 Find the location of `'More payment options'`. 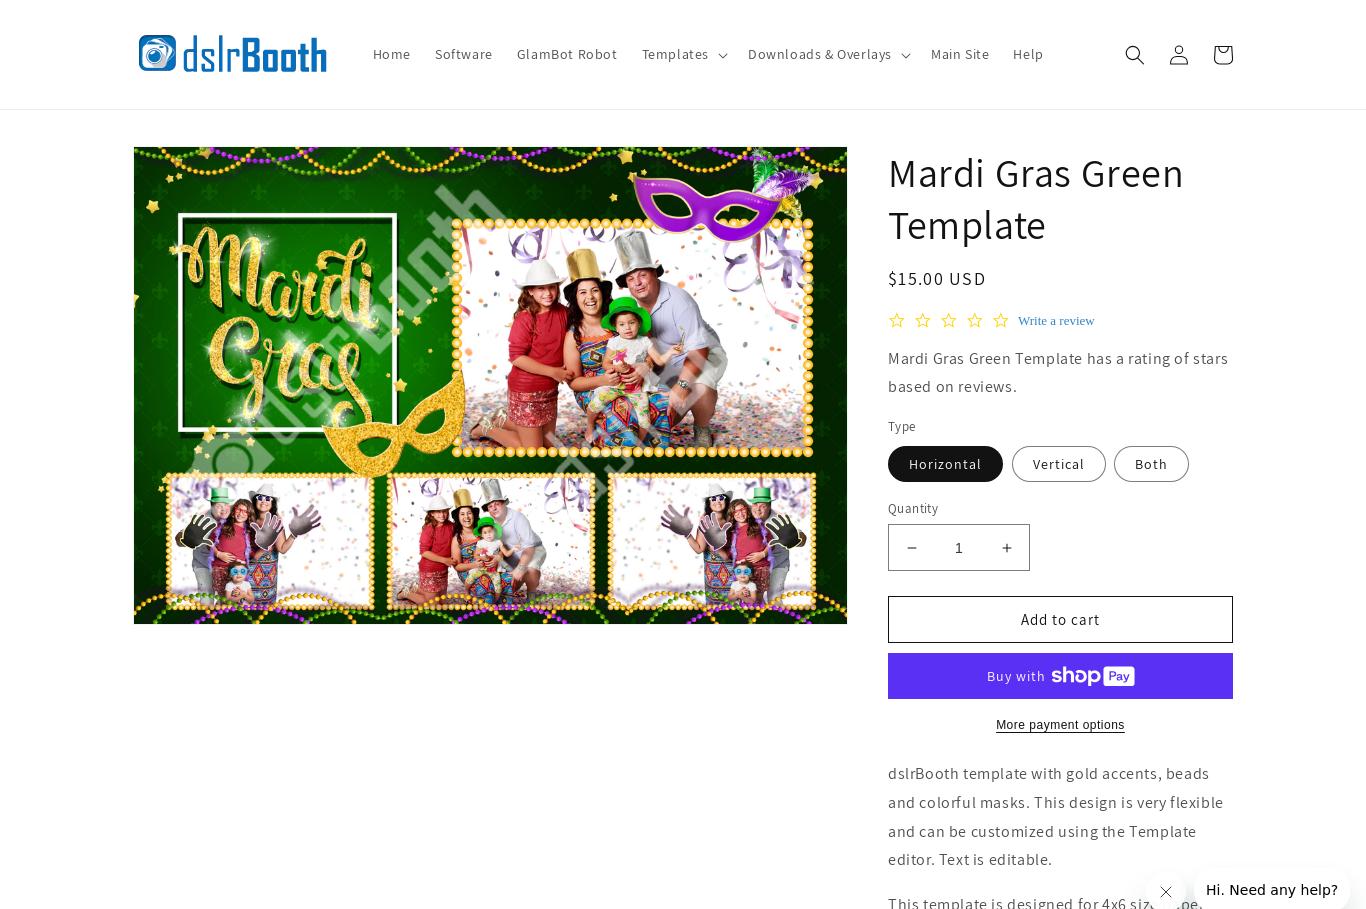

'More payment options' is located at coordinates (1059, 724).